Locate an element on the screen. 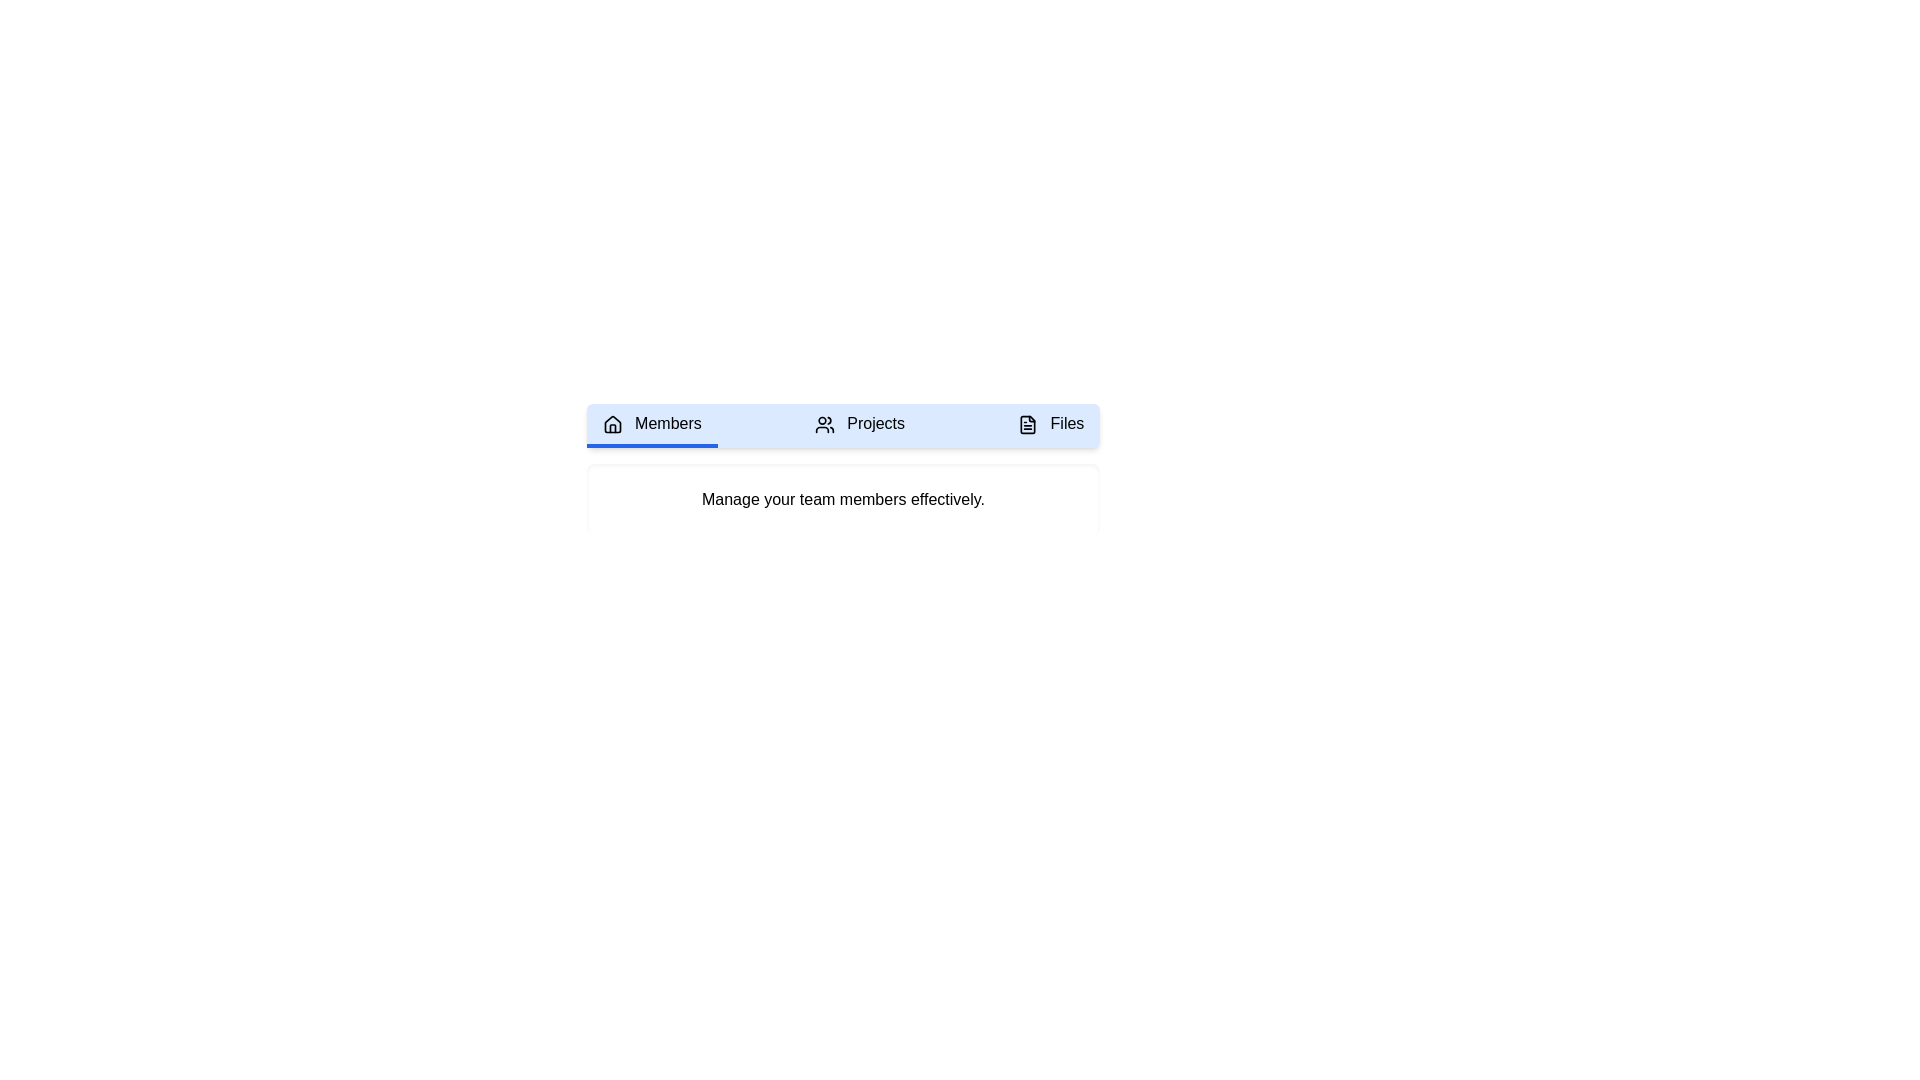  the static text element that provides guidance on managing team members efficiently, located below the navigation bar with tabs labeled 'Members', 'Projects', and 'Files' is located at coordinates (843, 499).